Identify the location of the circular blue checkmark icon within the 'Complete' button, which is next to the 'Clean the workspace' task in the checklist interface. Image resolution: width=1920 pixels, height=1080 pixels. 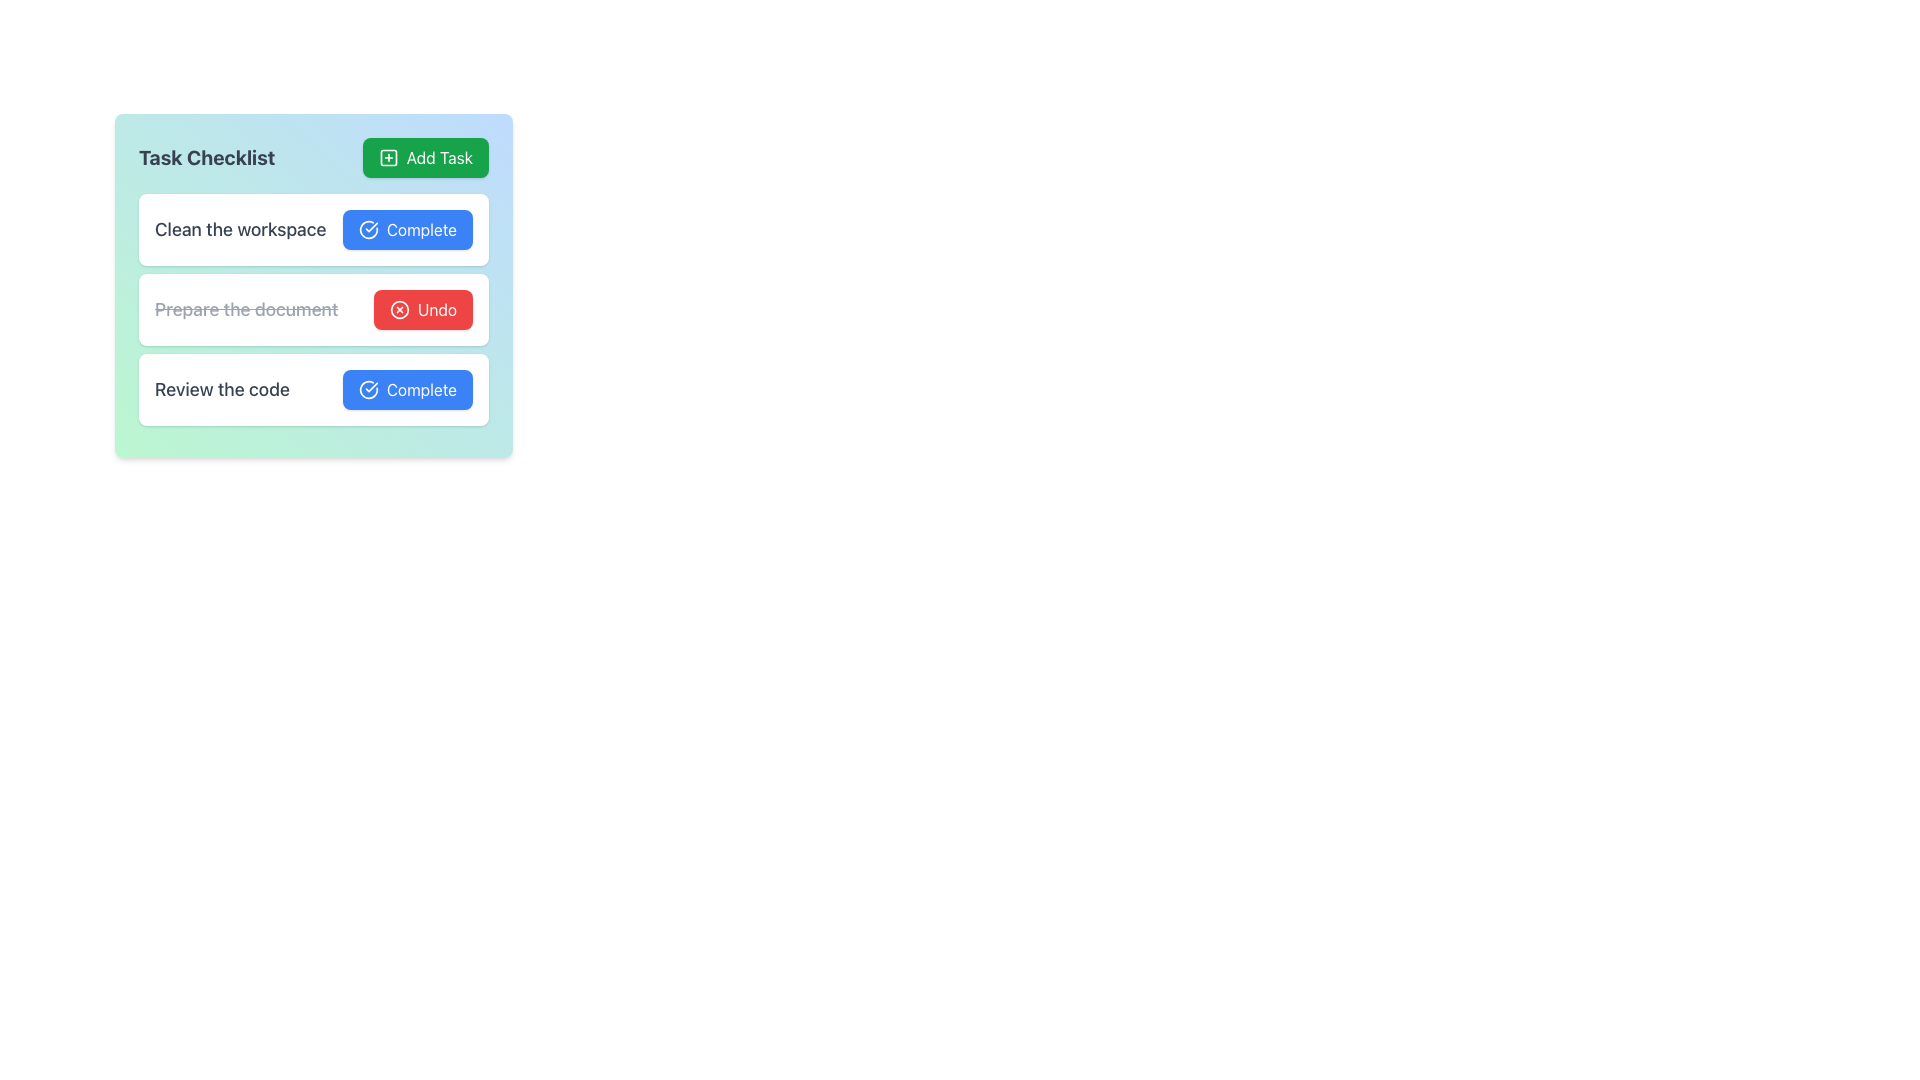
(368, 229).